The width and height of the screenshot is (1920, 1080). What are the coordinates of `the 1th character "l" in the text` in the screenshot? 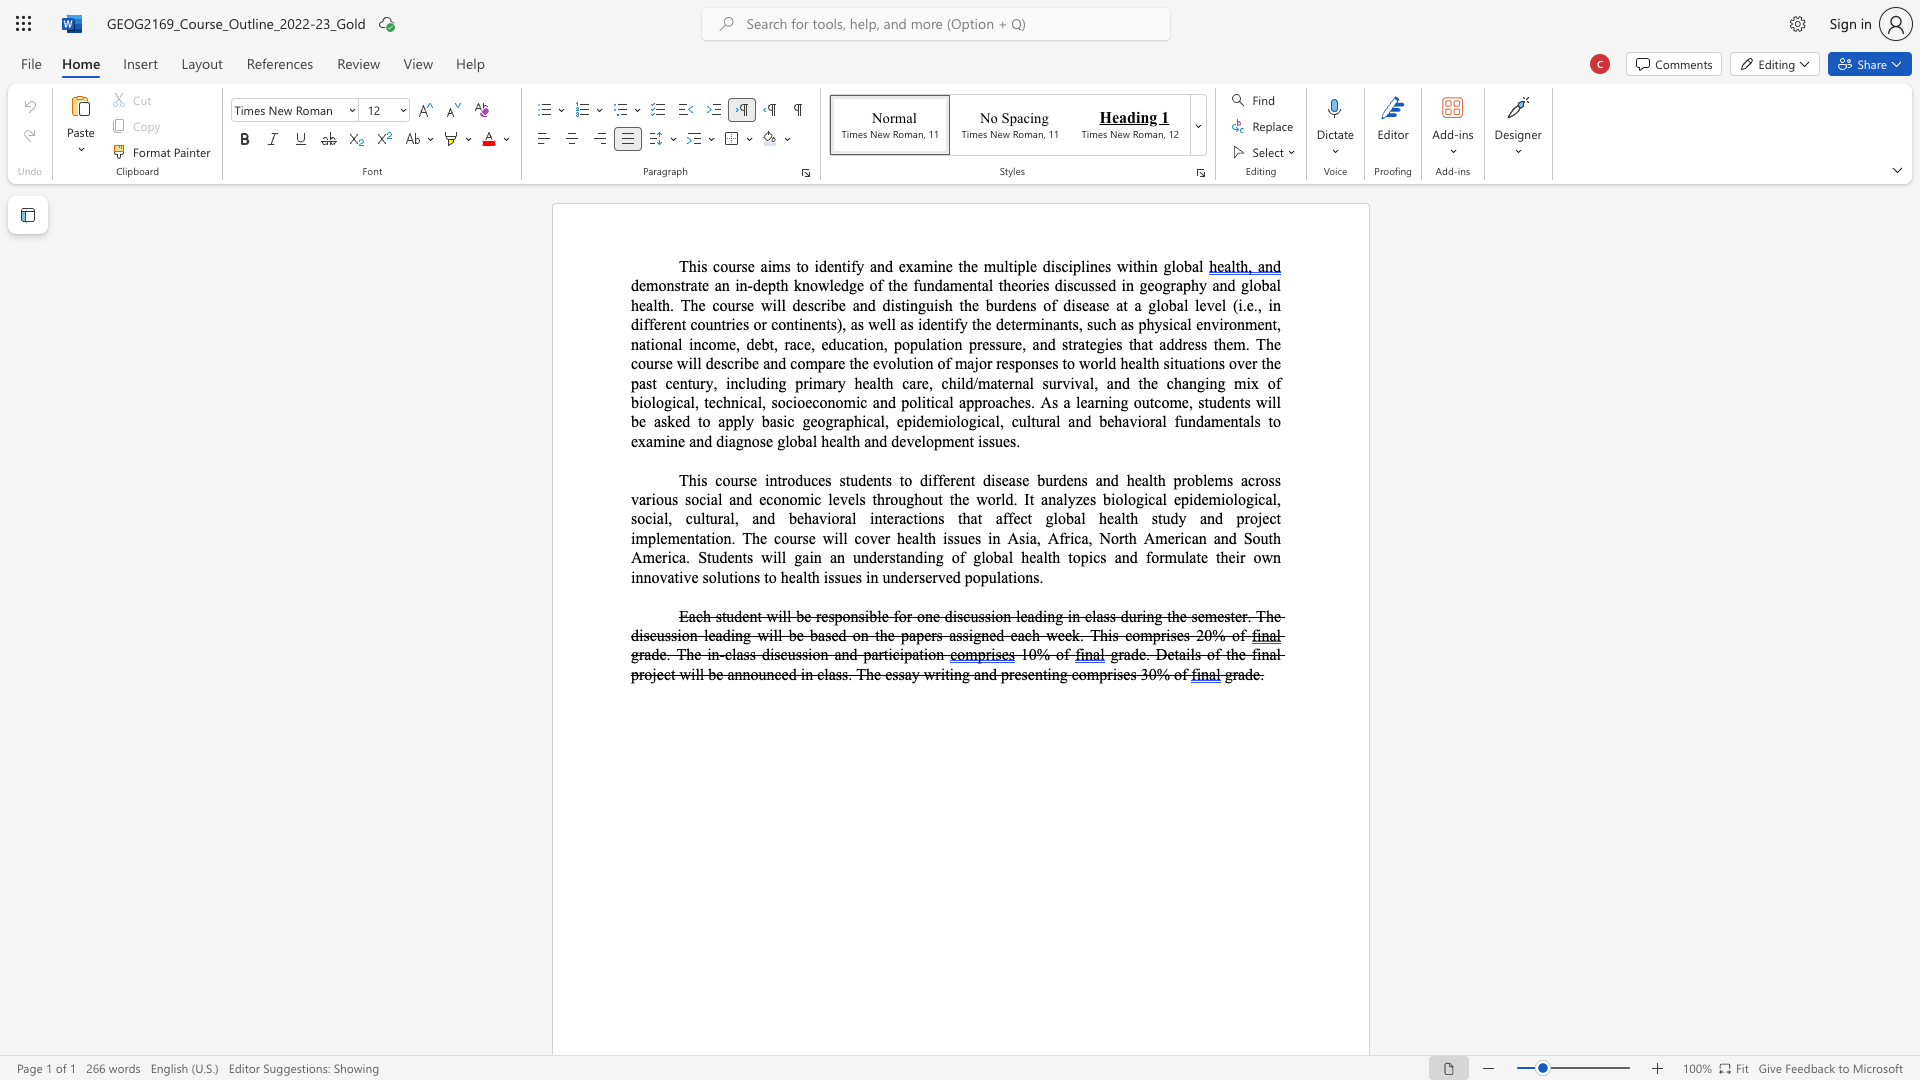 It's located at (1189, 323).